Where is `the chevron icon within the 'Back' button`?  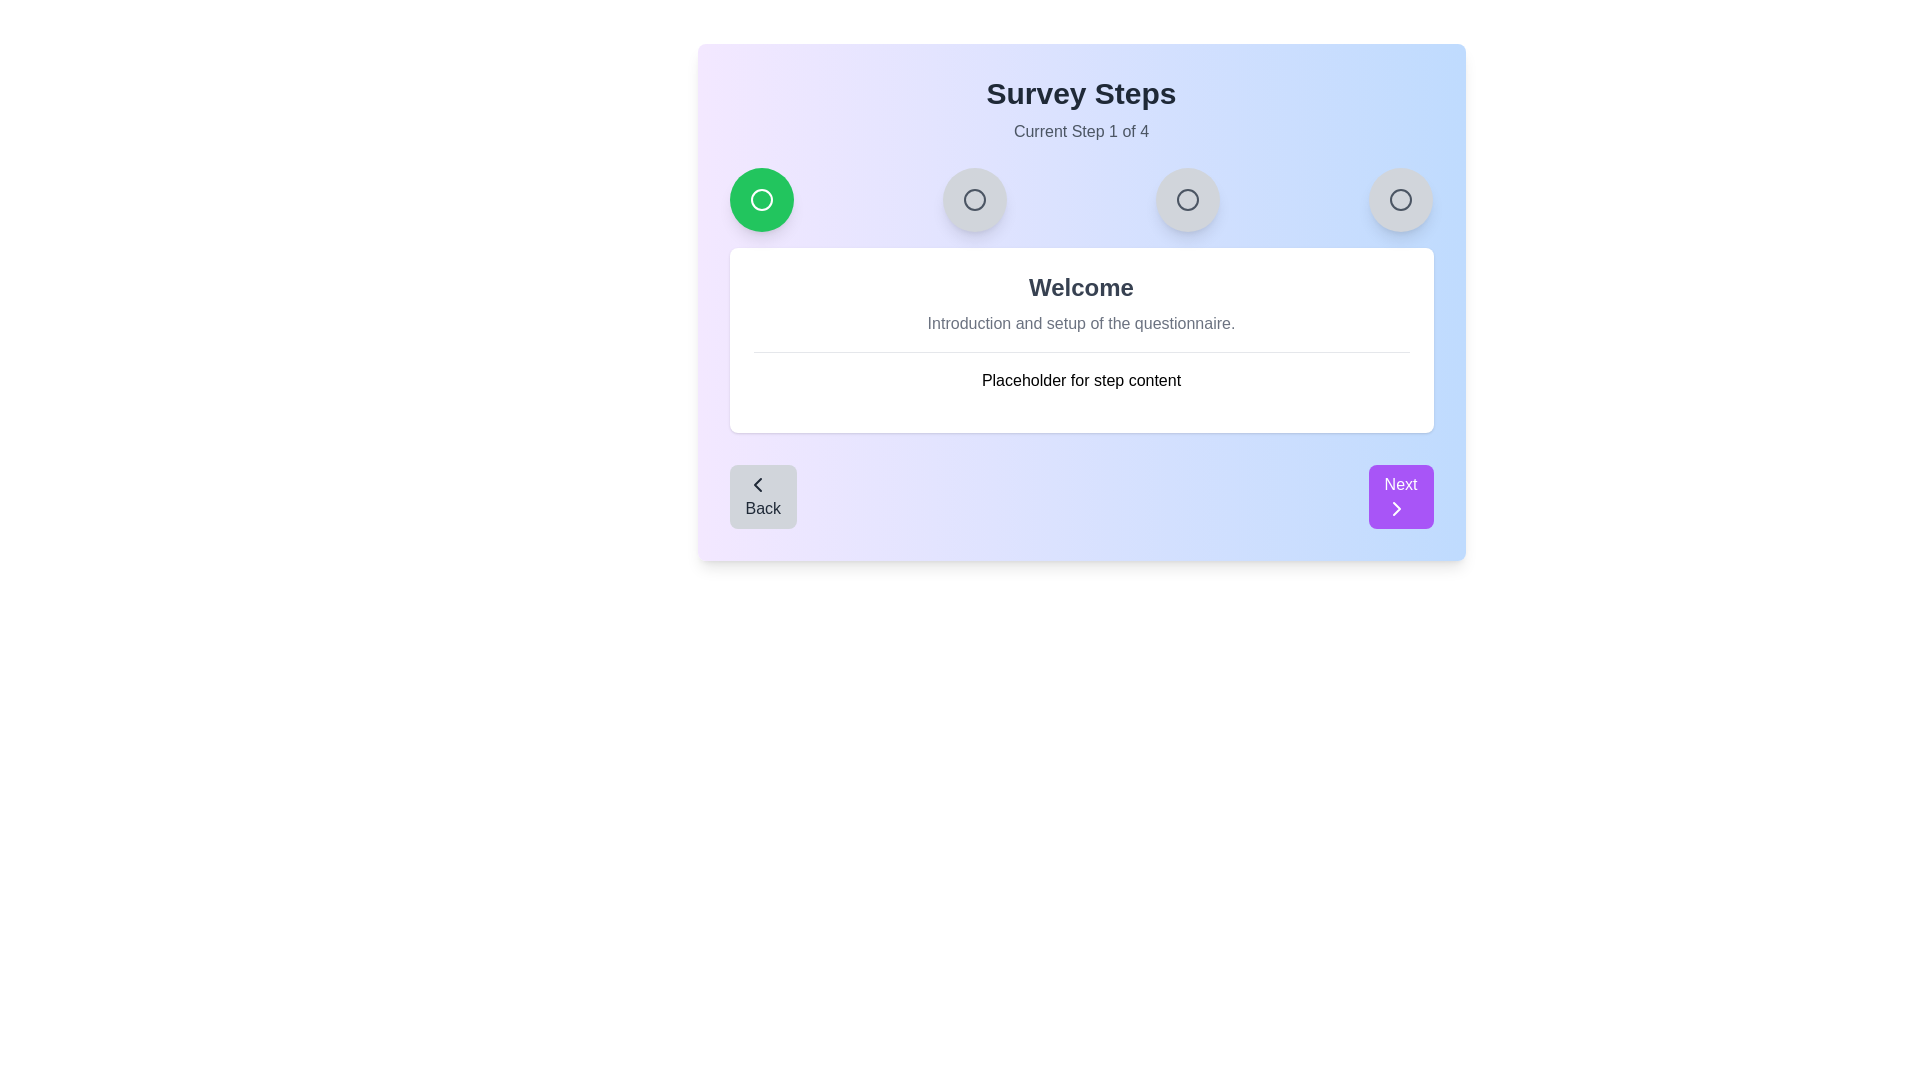 the chevron icon within the 'Back' button is located at coordinates (756, 485).